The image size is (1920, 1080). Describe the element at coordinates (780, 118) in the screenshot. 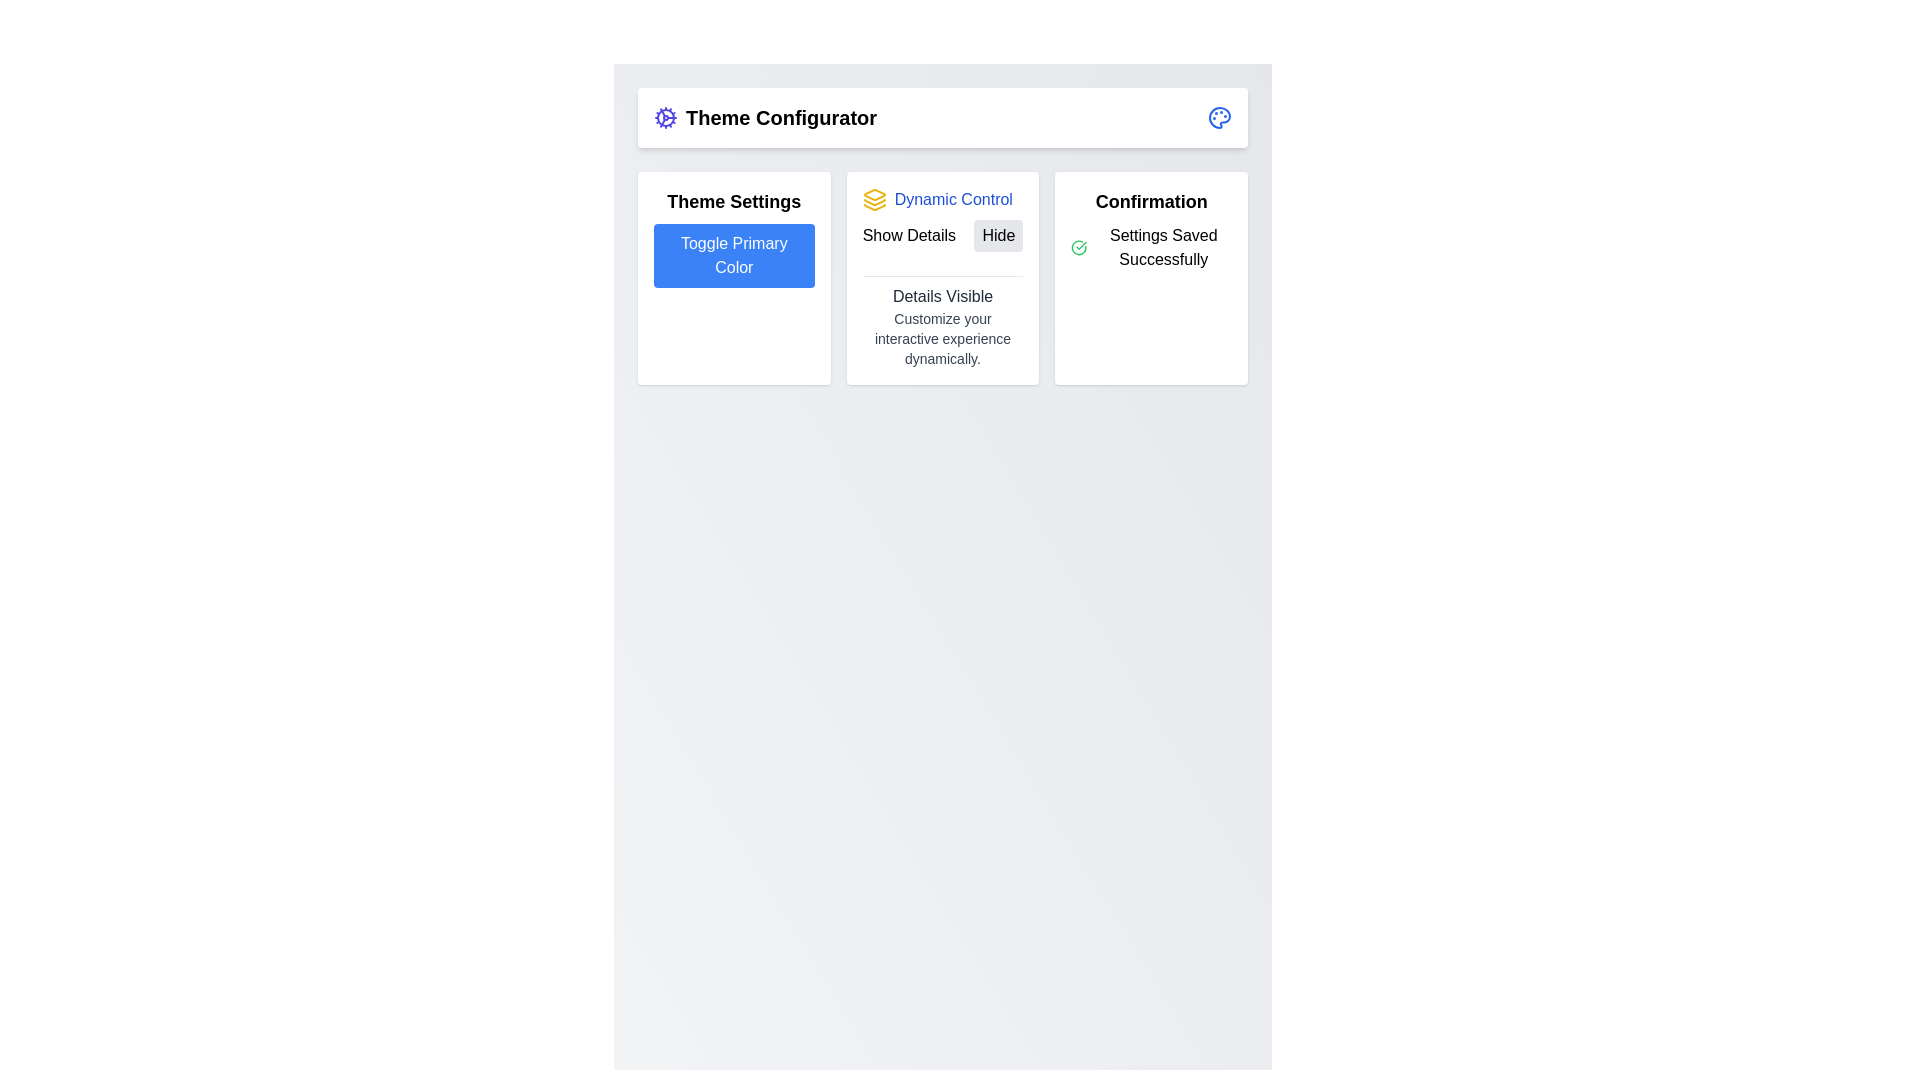

I see `the central text label that serves as a header for the theme configuration interface` at that location.